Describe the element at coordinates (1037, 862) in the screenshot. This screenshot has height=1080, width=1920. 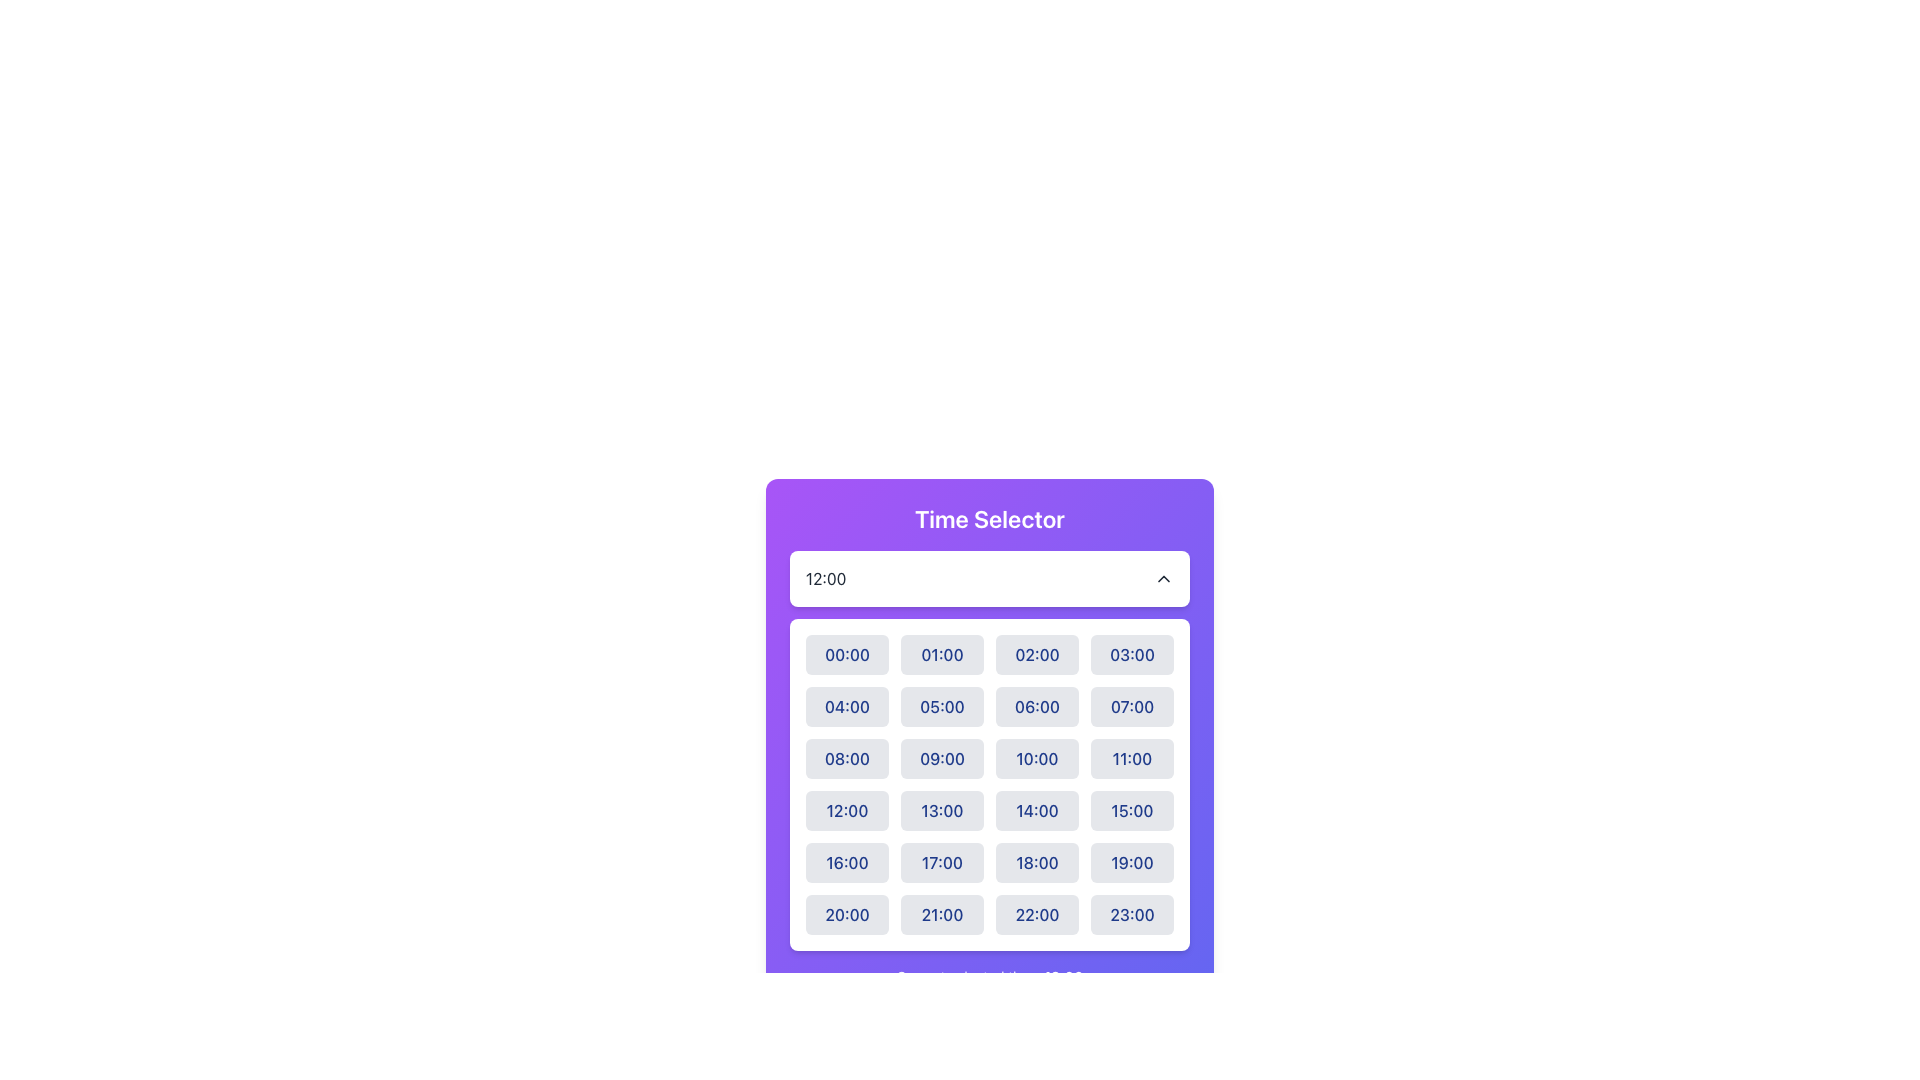
I see `the button labeled '18:00' with a light gray background in the Time Selector modal` at that location.